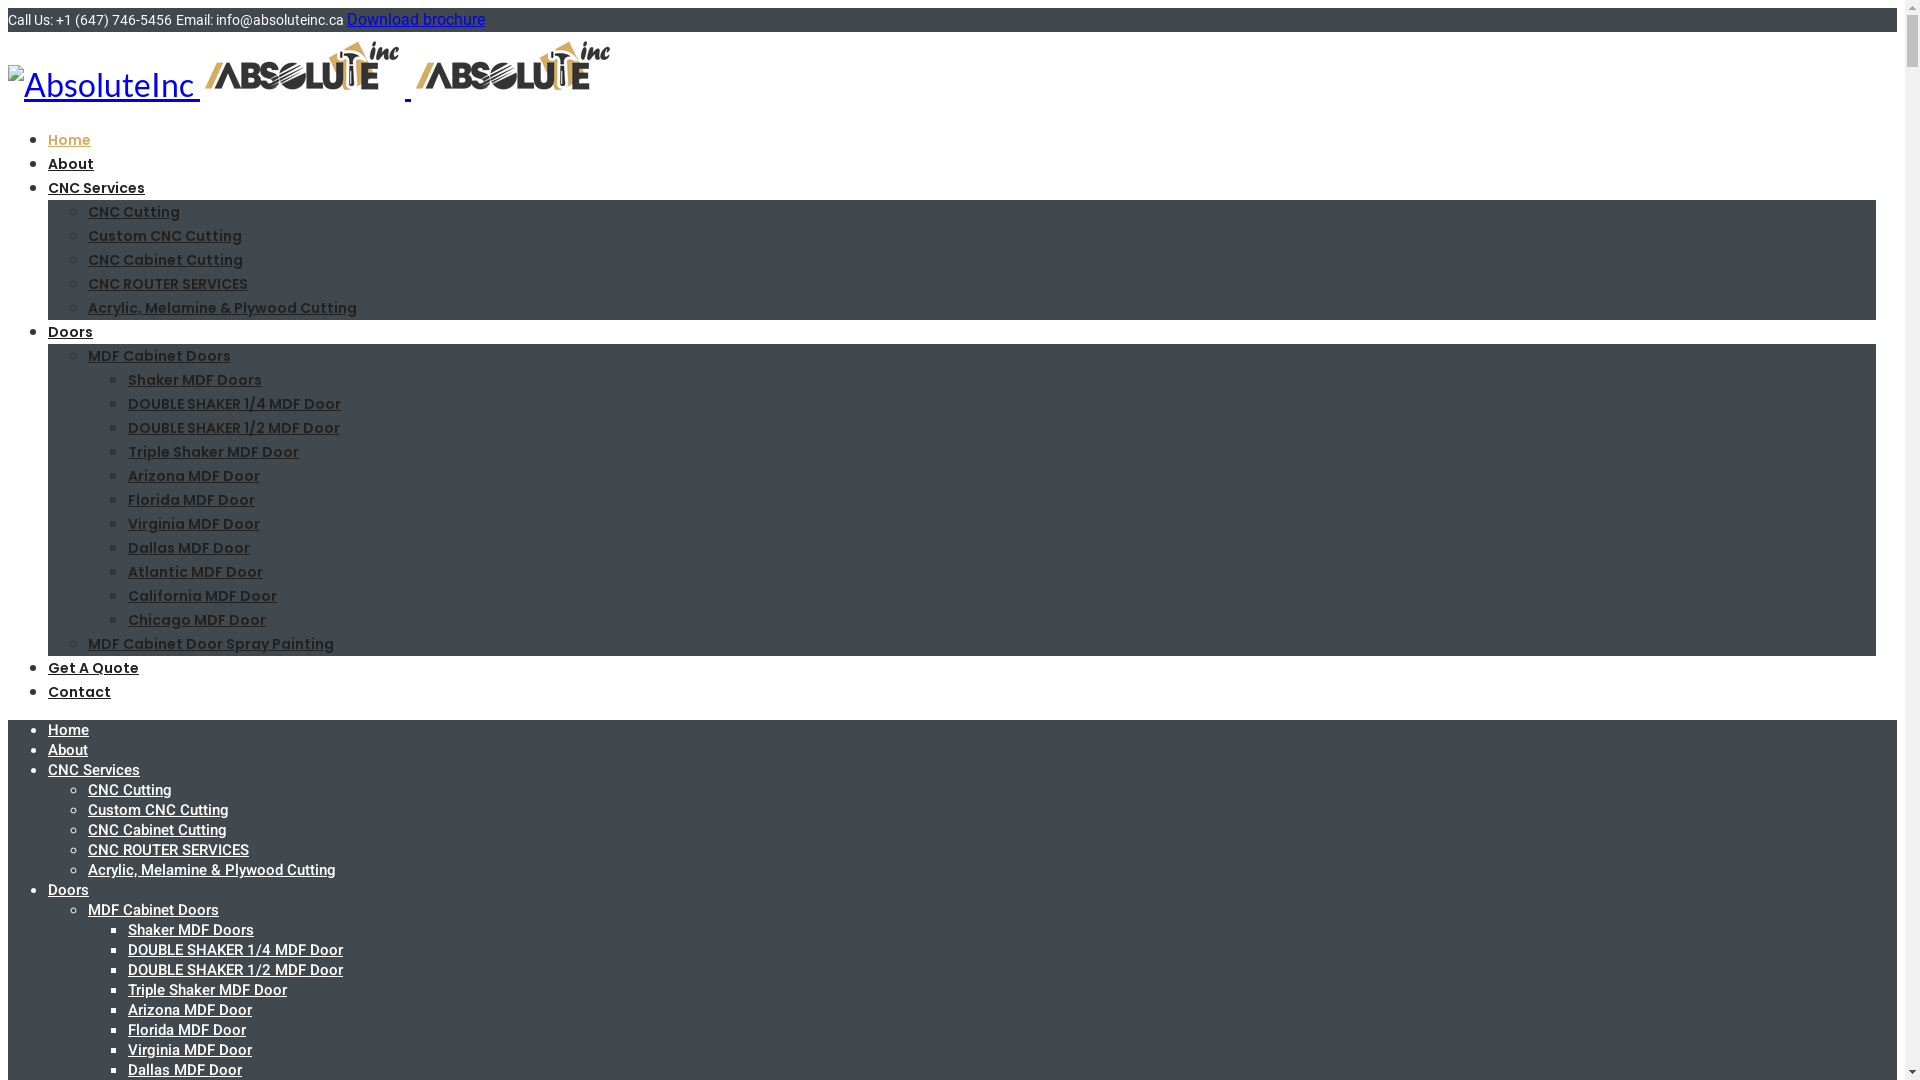  What do you see at coordinates (191, 929) in the screenshot?
I see `'Shaker MDF Doors'` at bounding box center [191, 929].